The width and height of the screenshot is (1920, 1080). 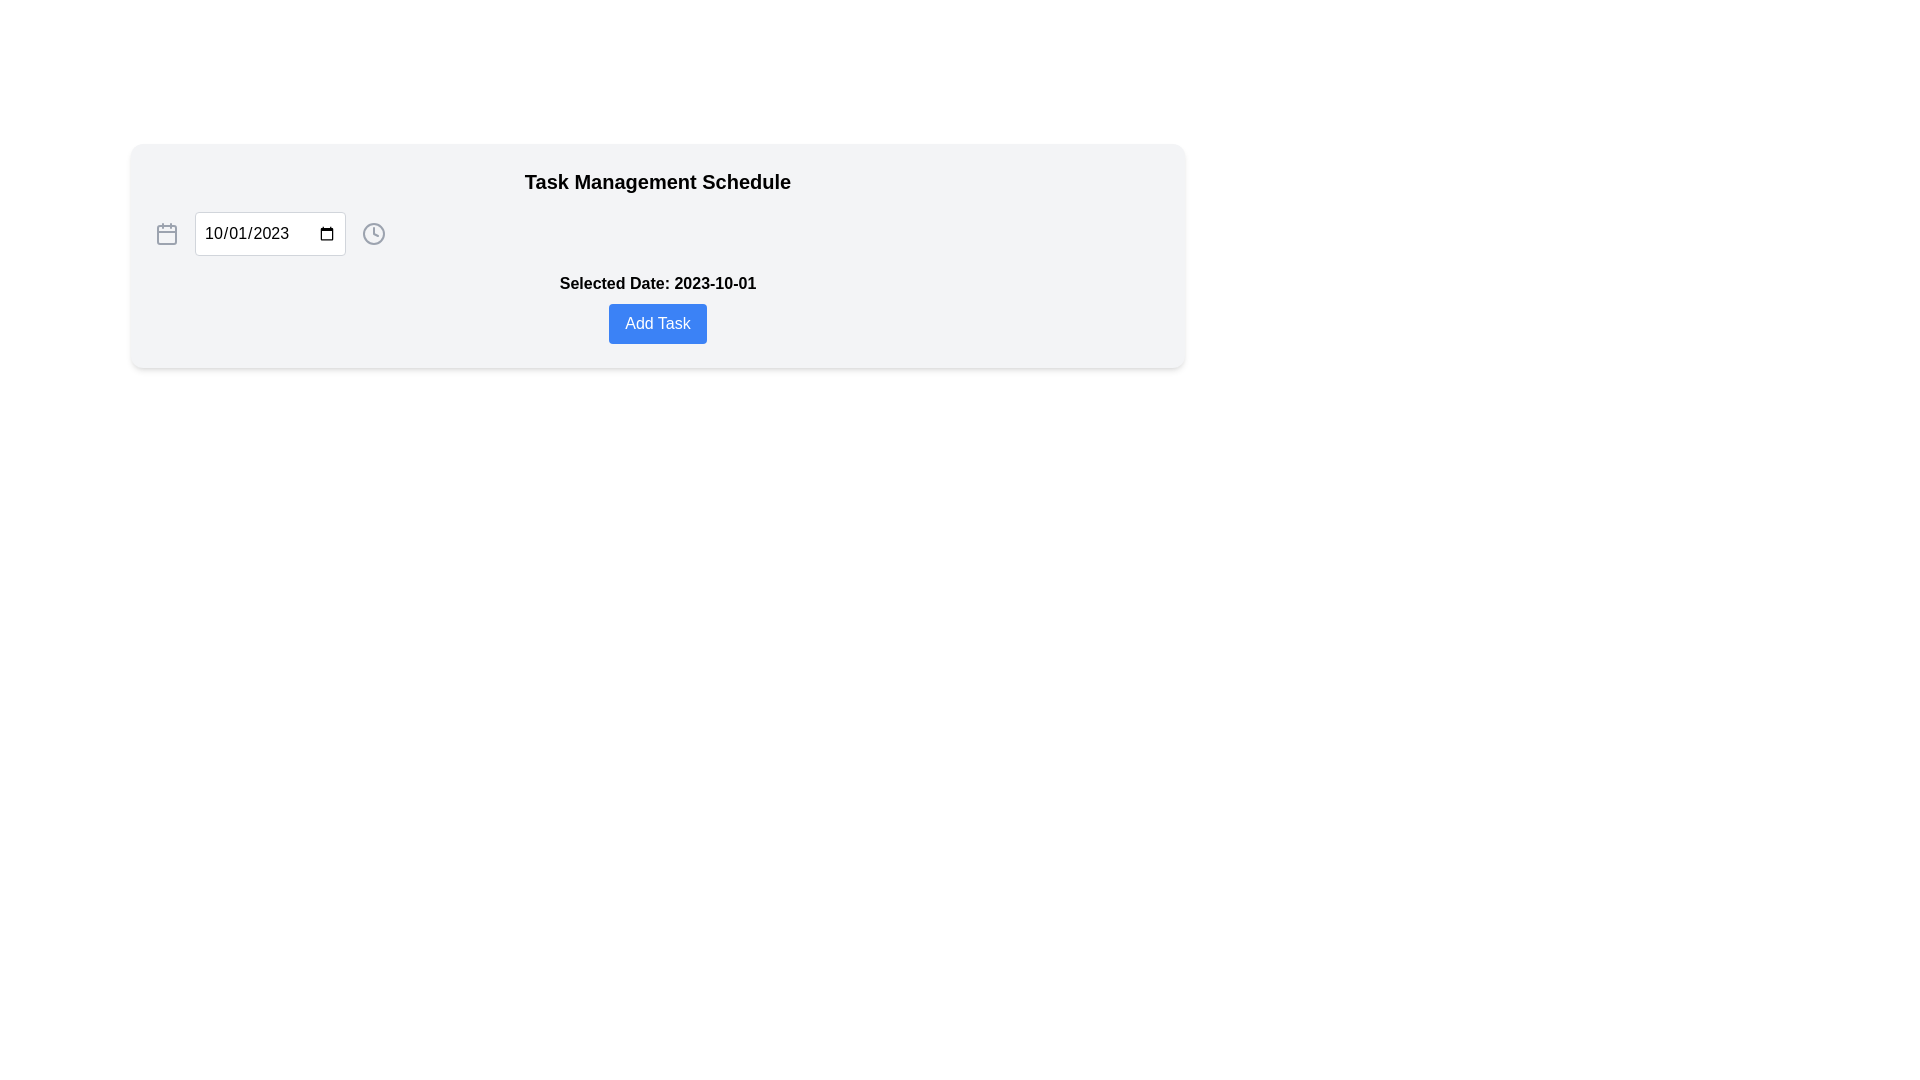 What do you see at coordinates (374, 233) in the screenshot?
I see `the SVG Circle Graphic element, which is a circular component with a thin stroke, located near the center of a clock-like icon` at bounding box center [374, 233].